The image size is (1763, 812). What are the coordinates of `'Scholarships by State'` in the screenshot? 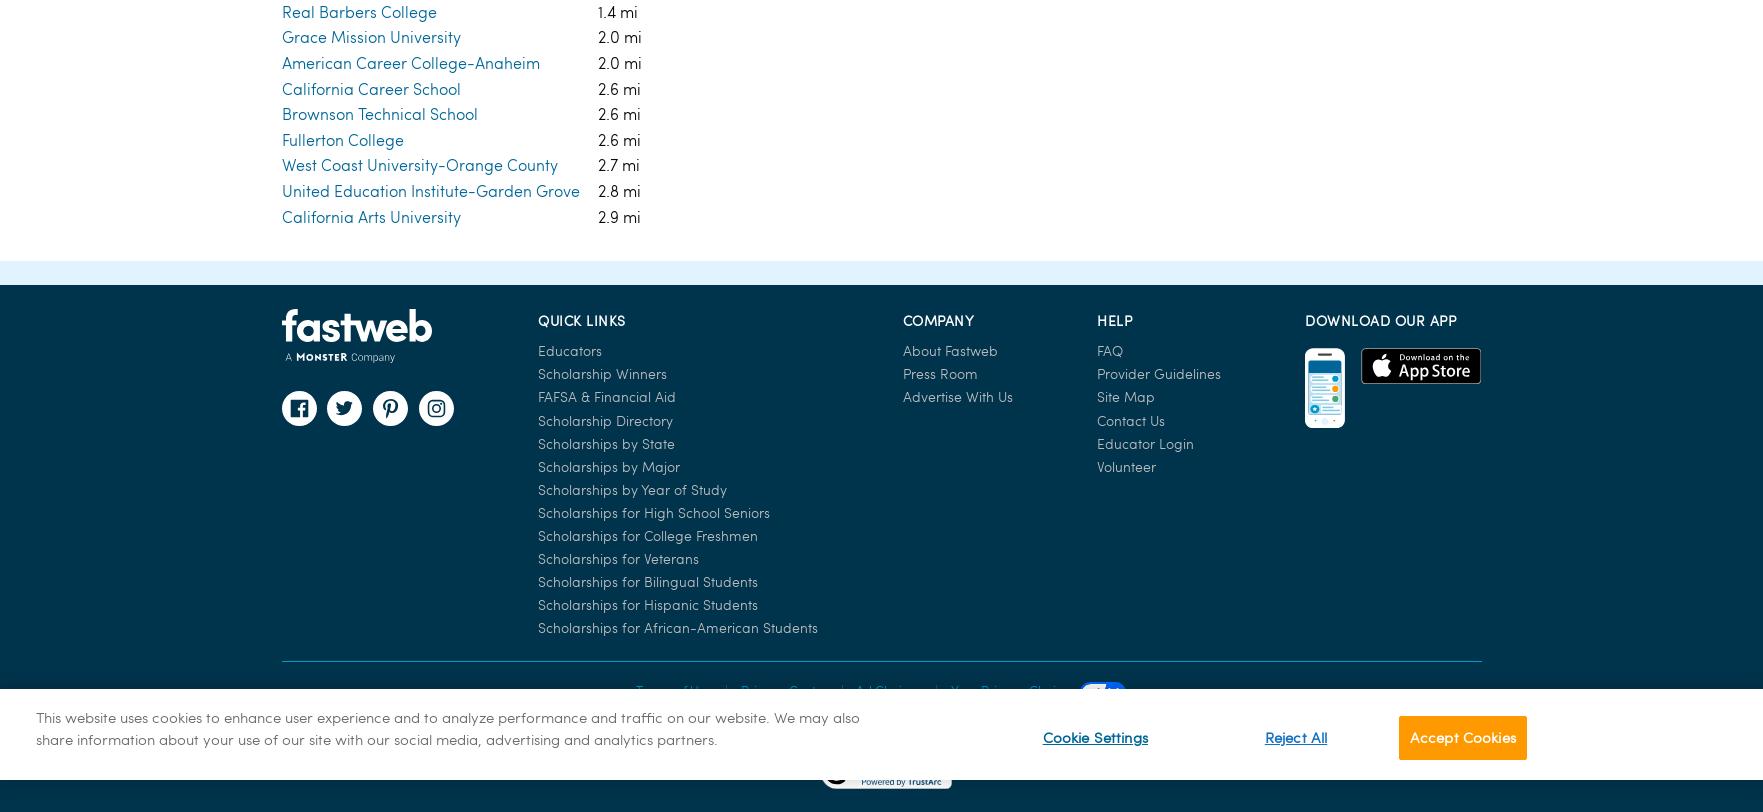 It's located at (606, 38).